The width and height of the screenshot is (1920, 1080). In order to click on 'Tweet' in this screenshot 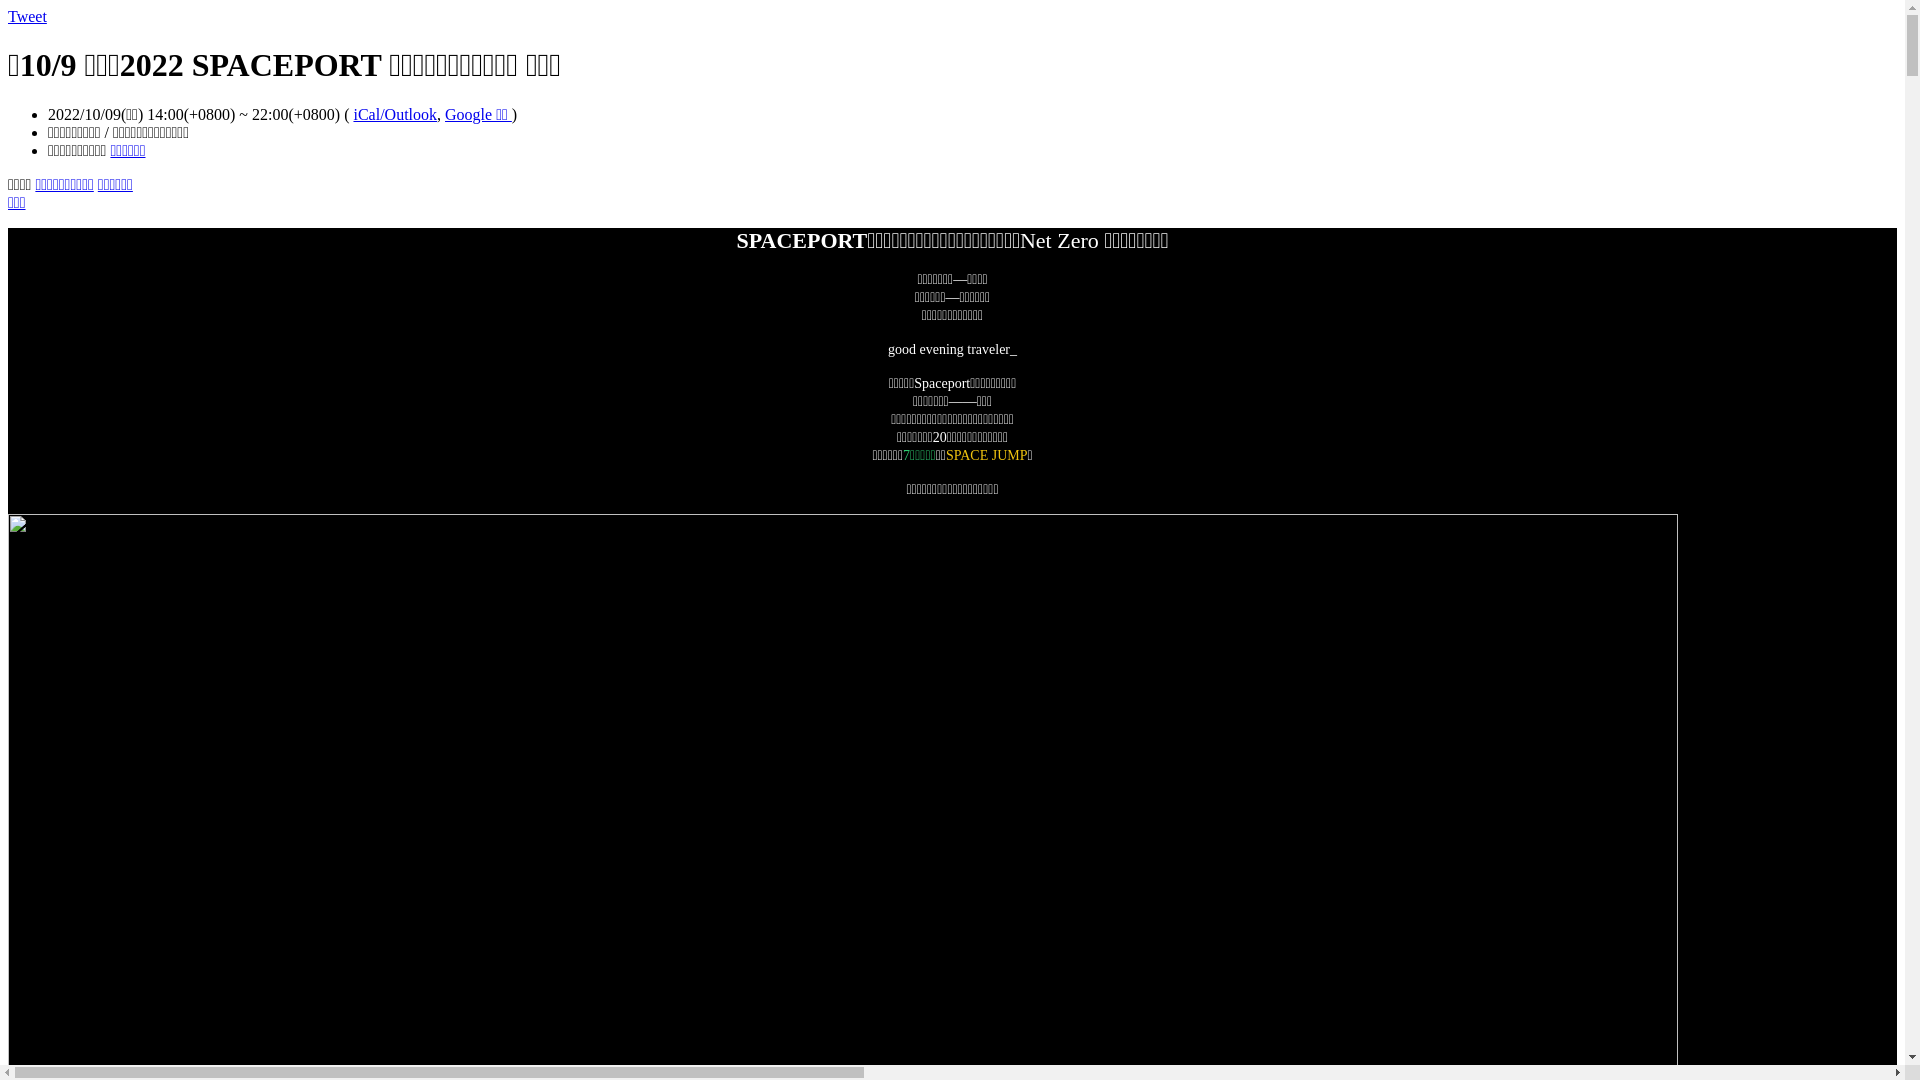, I will do `click(8, 16)`.